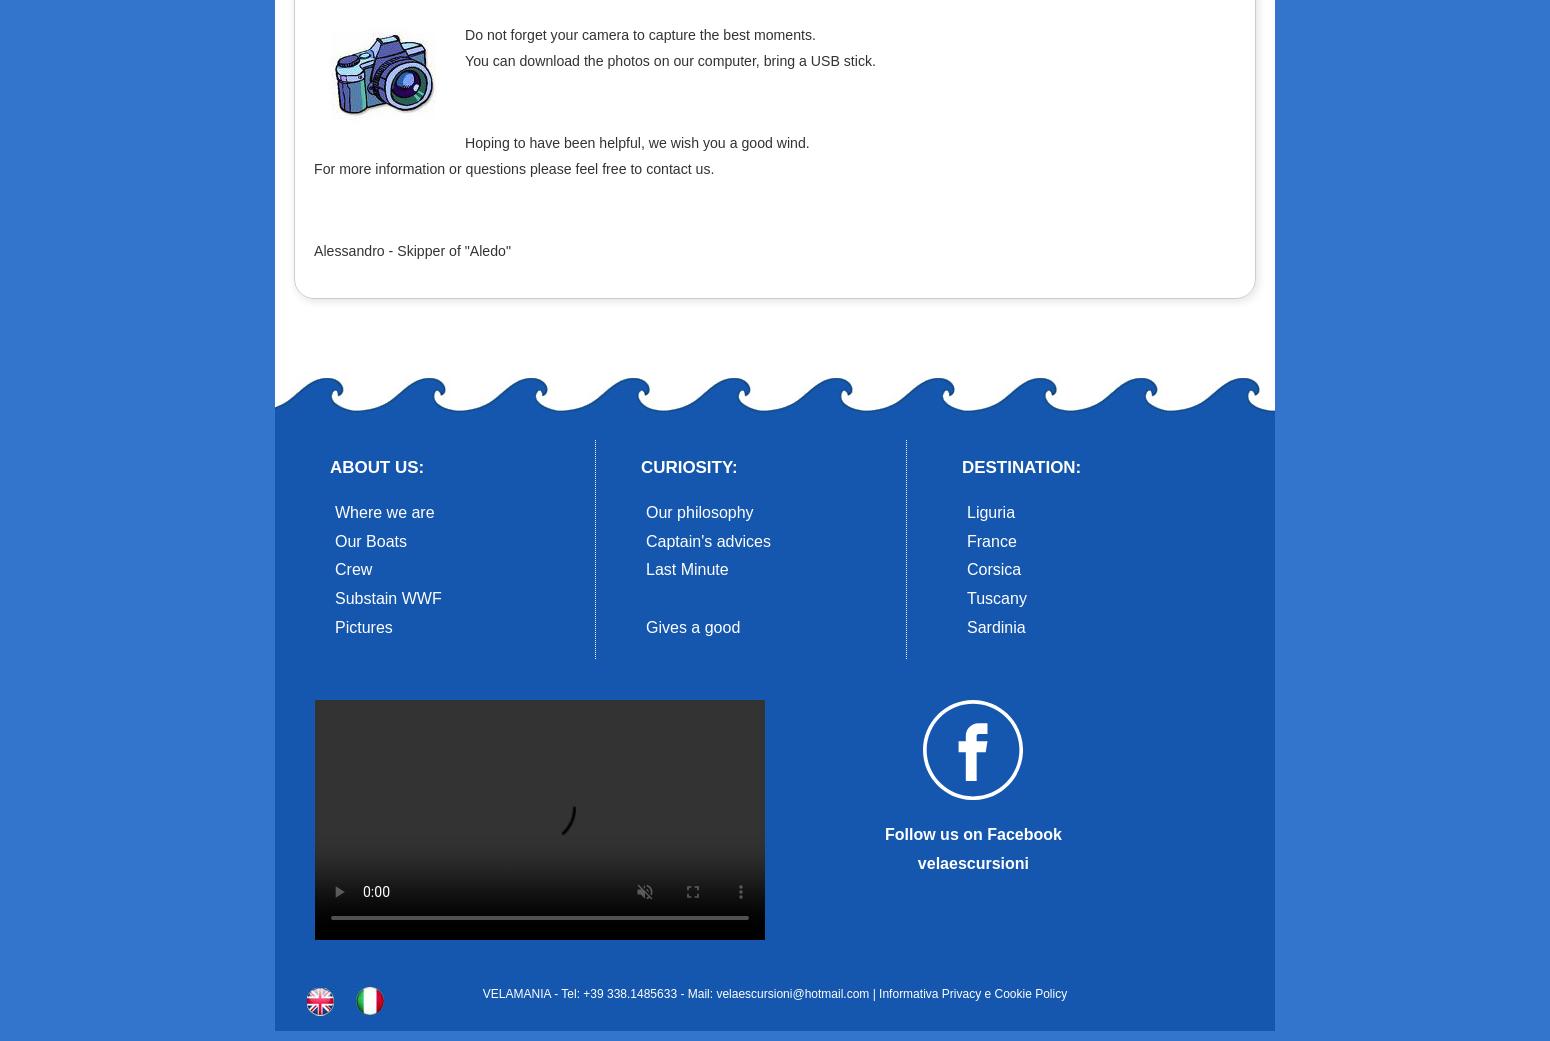  Describe the element at coordinates (916, 861) in the screenshot. I see `'velaescursioni'` at that location.